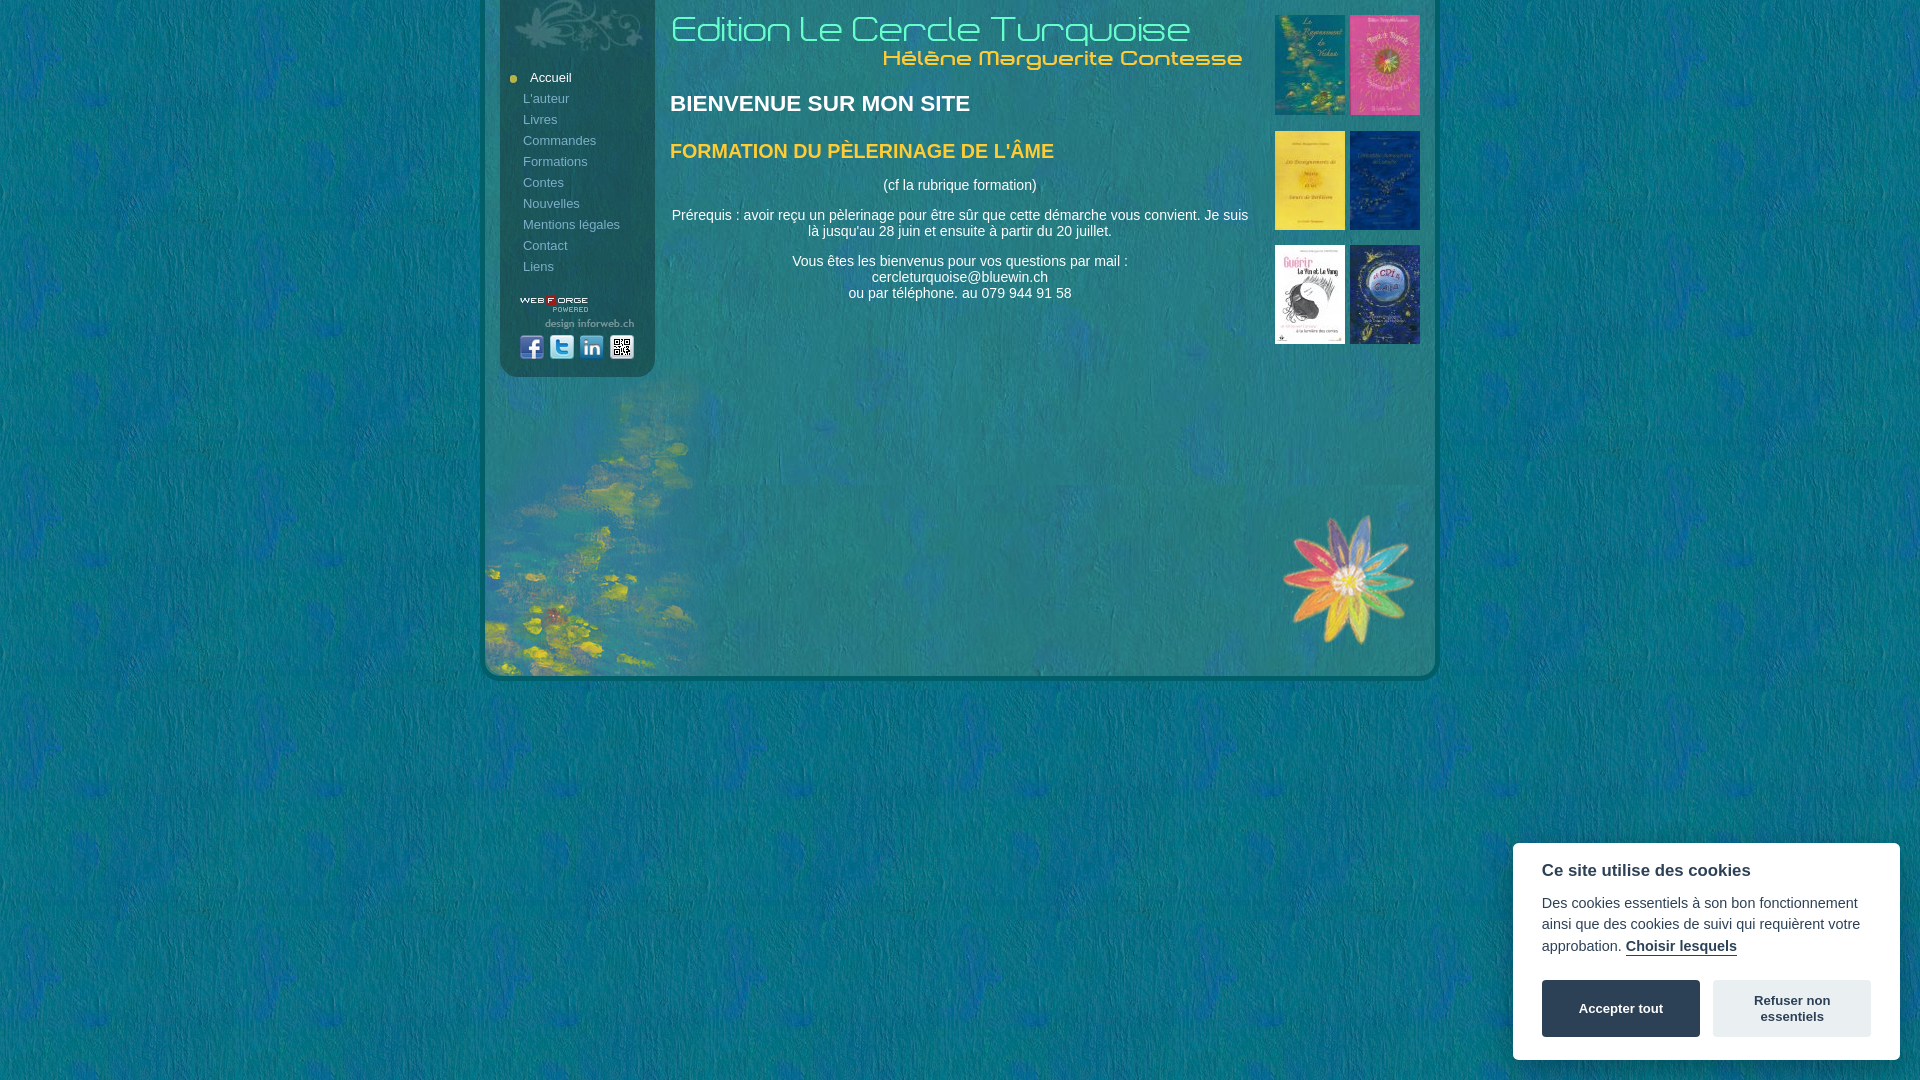 The width and height of the screenshot is (1920, 1080). I want to click on 'Afficher le QR-Code', so click(608, 347).